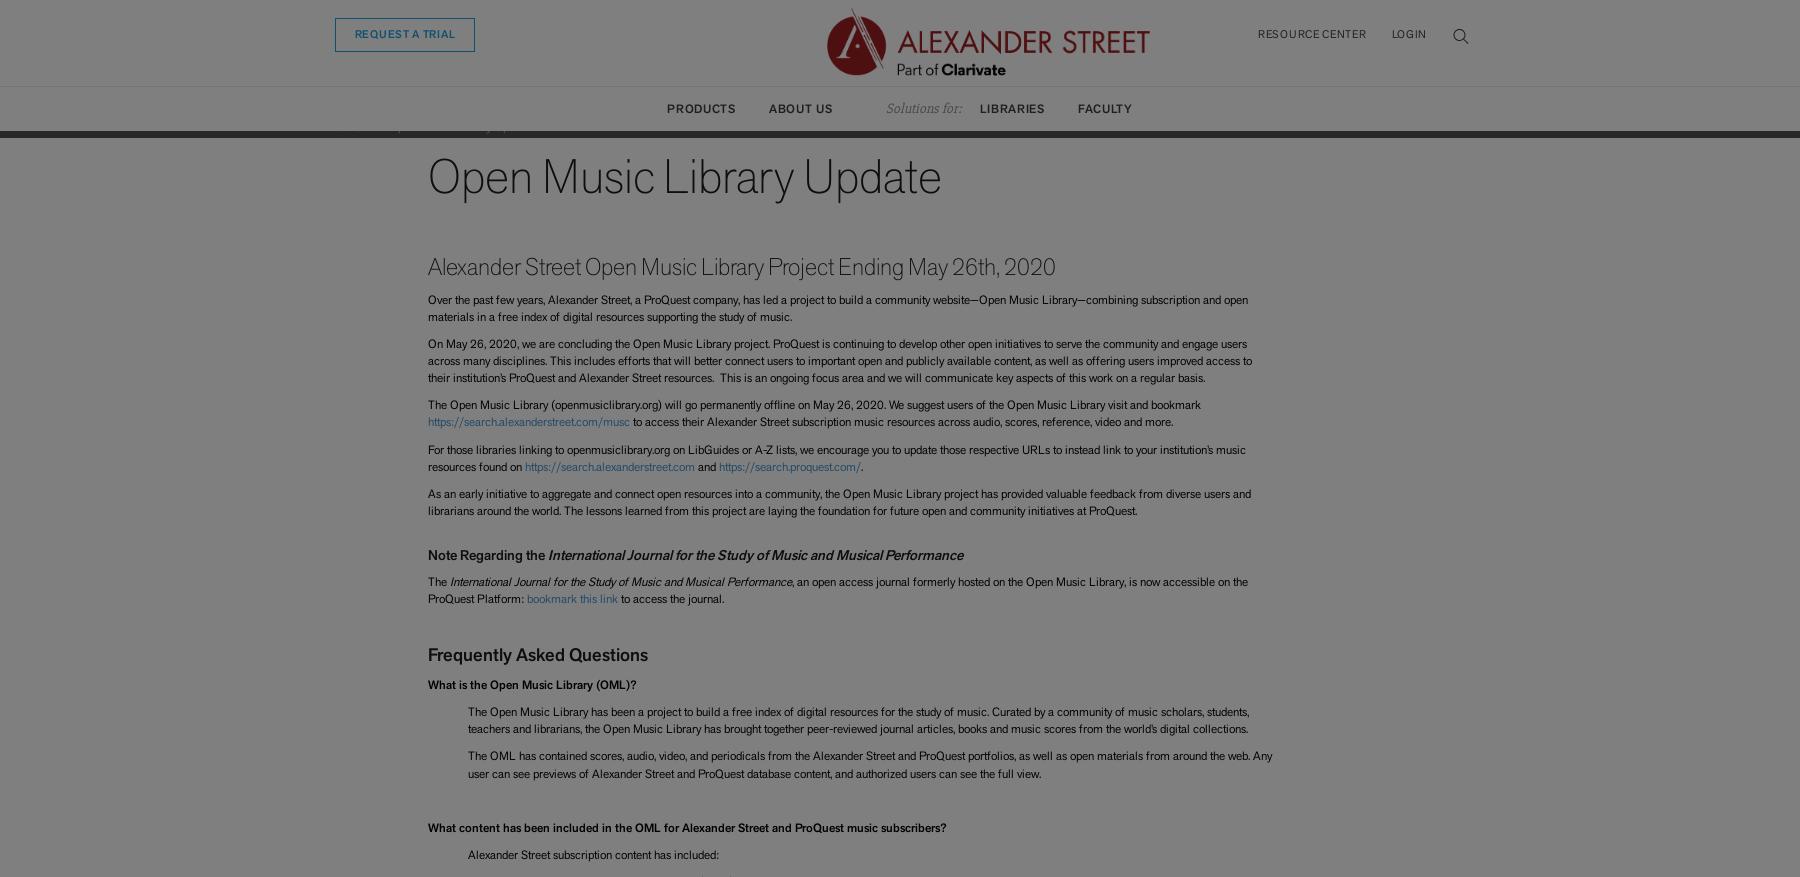 This screenshot has width=1800, height=877. I want to click on 'The Open Music Library (openmusiclibrary.org) will go permanently offline on May 26, 2020. We suggest users of the Open Music Library visit and bookmark', so click(426, 403).